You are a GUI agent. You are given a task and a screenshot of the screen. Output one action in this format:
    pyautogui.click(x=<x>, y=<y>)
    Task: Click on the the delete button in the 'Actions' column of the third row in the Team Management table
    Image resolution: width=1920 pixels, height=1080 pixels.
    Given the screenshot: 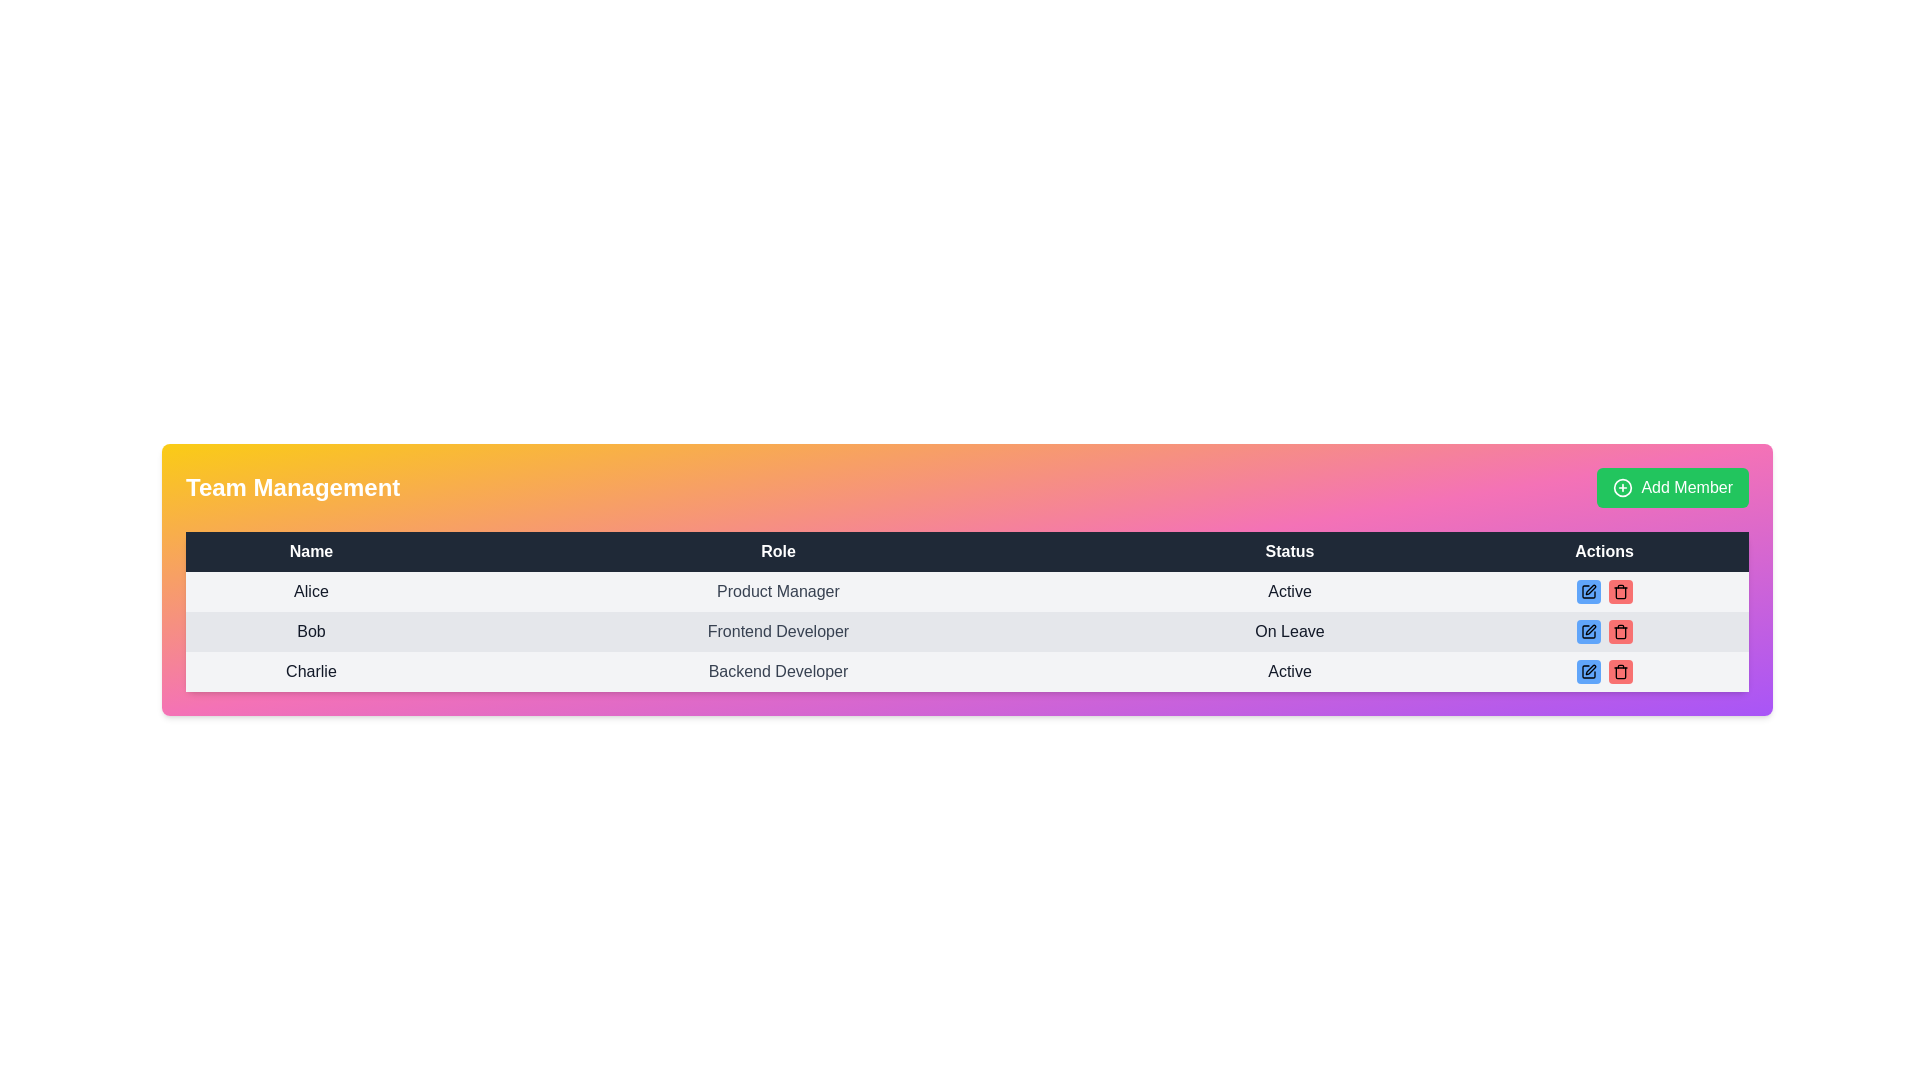 What is the action you would take?
    pyautogui.click(x=1620, y=590)
    